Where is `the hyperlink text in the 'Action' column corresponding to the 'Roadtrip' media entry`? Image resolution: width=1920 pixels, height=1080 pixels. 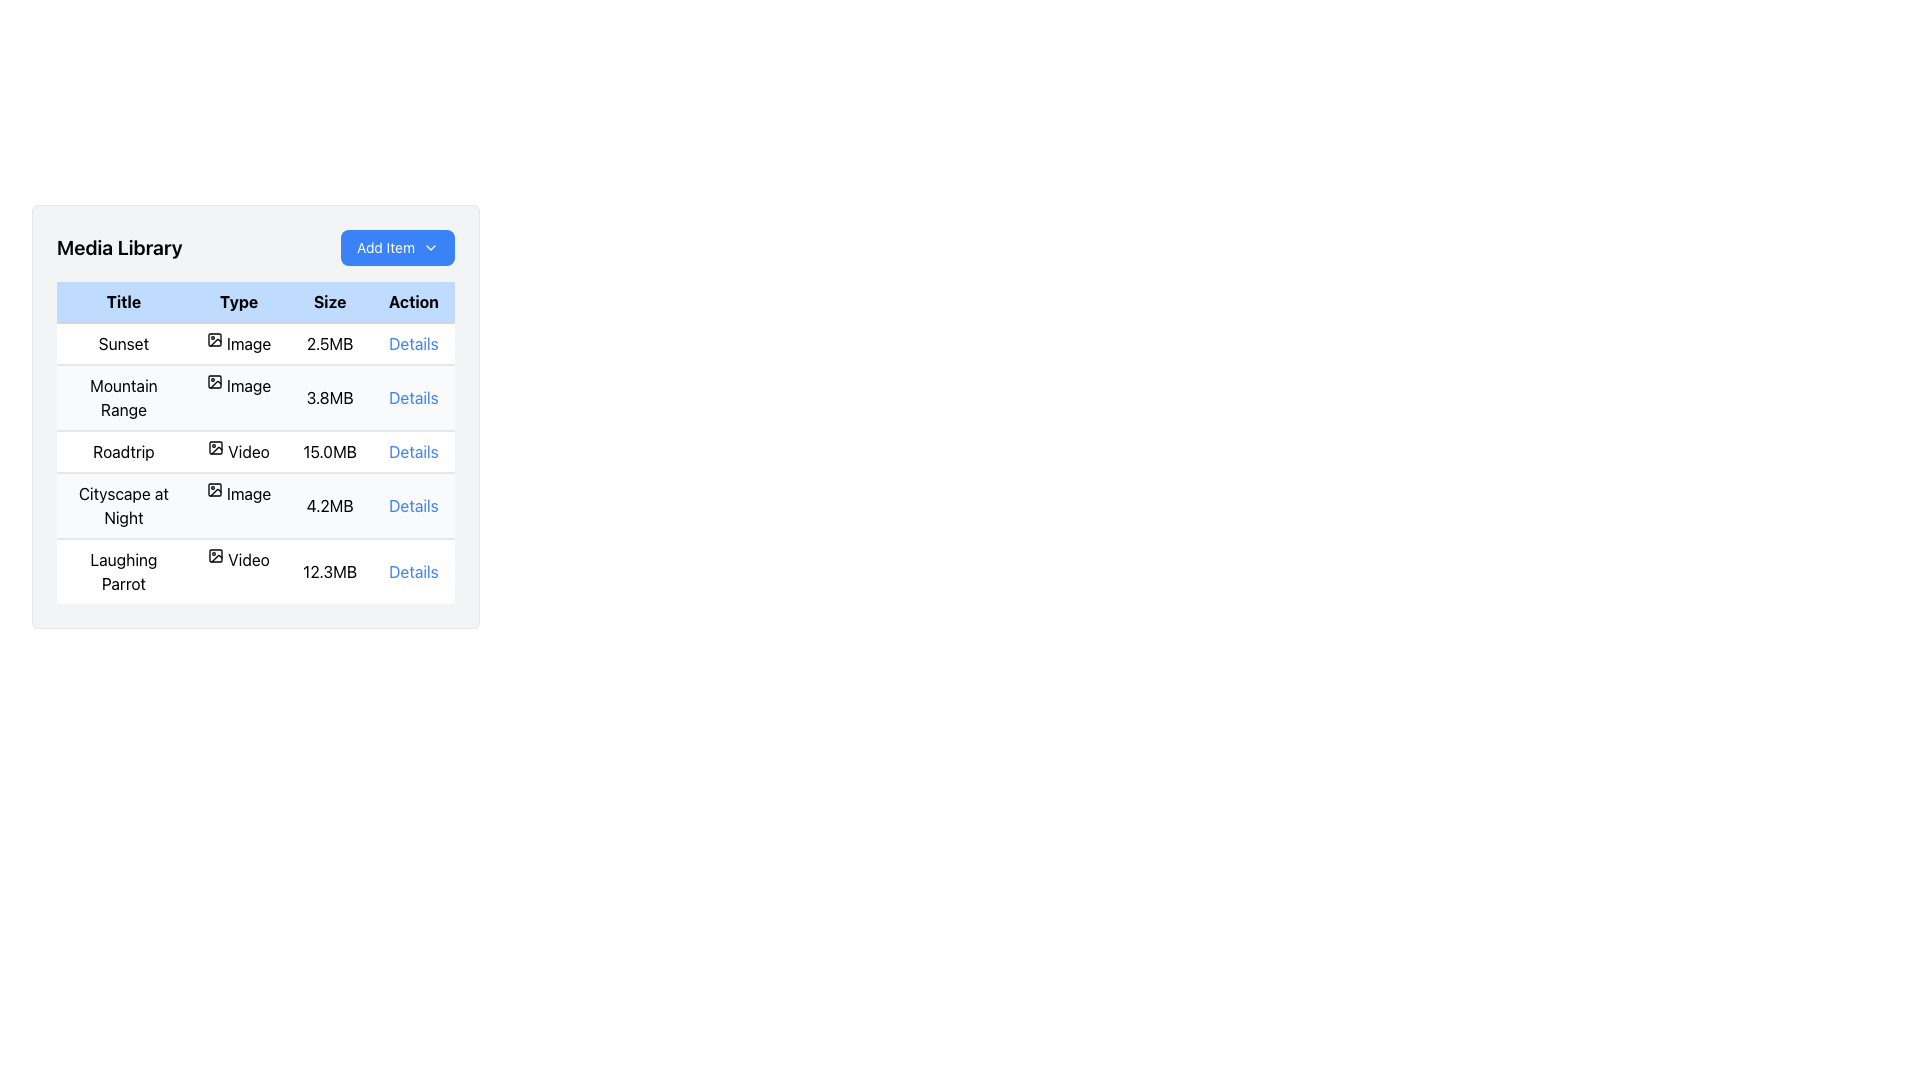
the hyperlink text in the 'Action' column corresponding to the 'Roadtrip' media entry is located at coordinates (412, 451).